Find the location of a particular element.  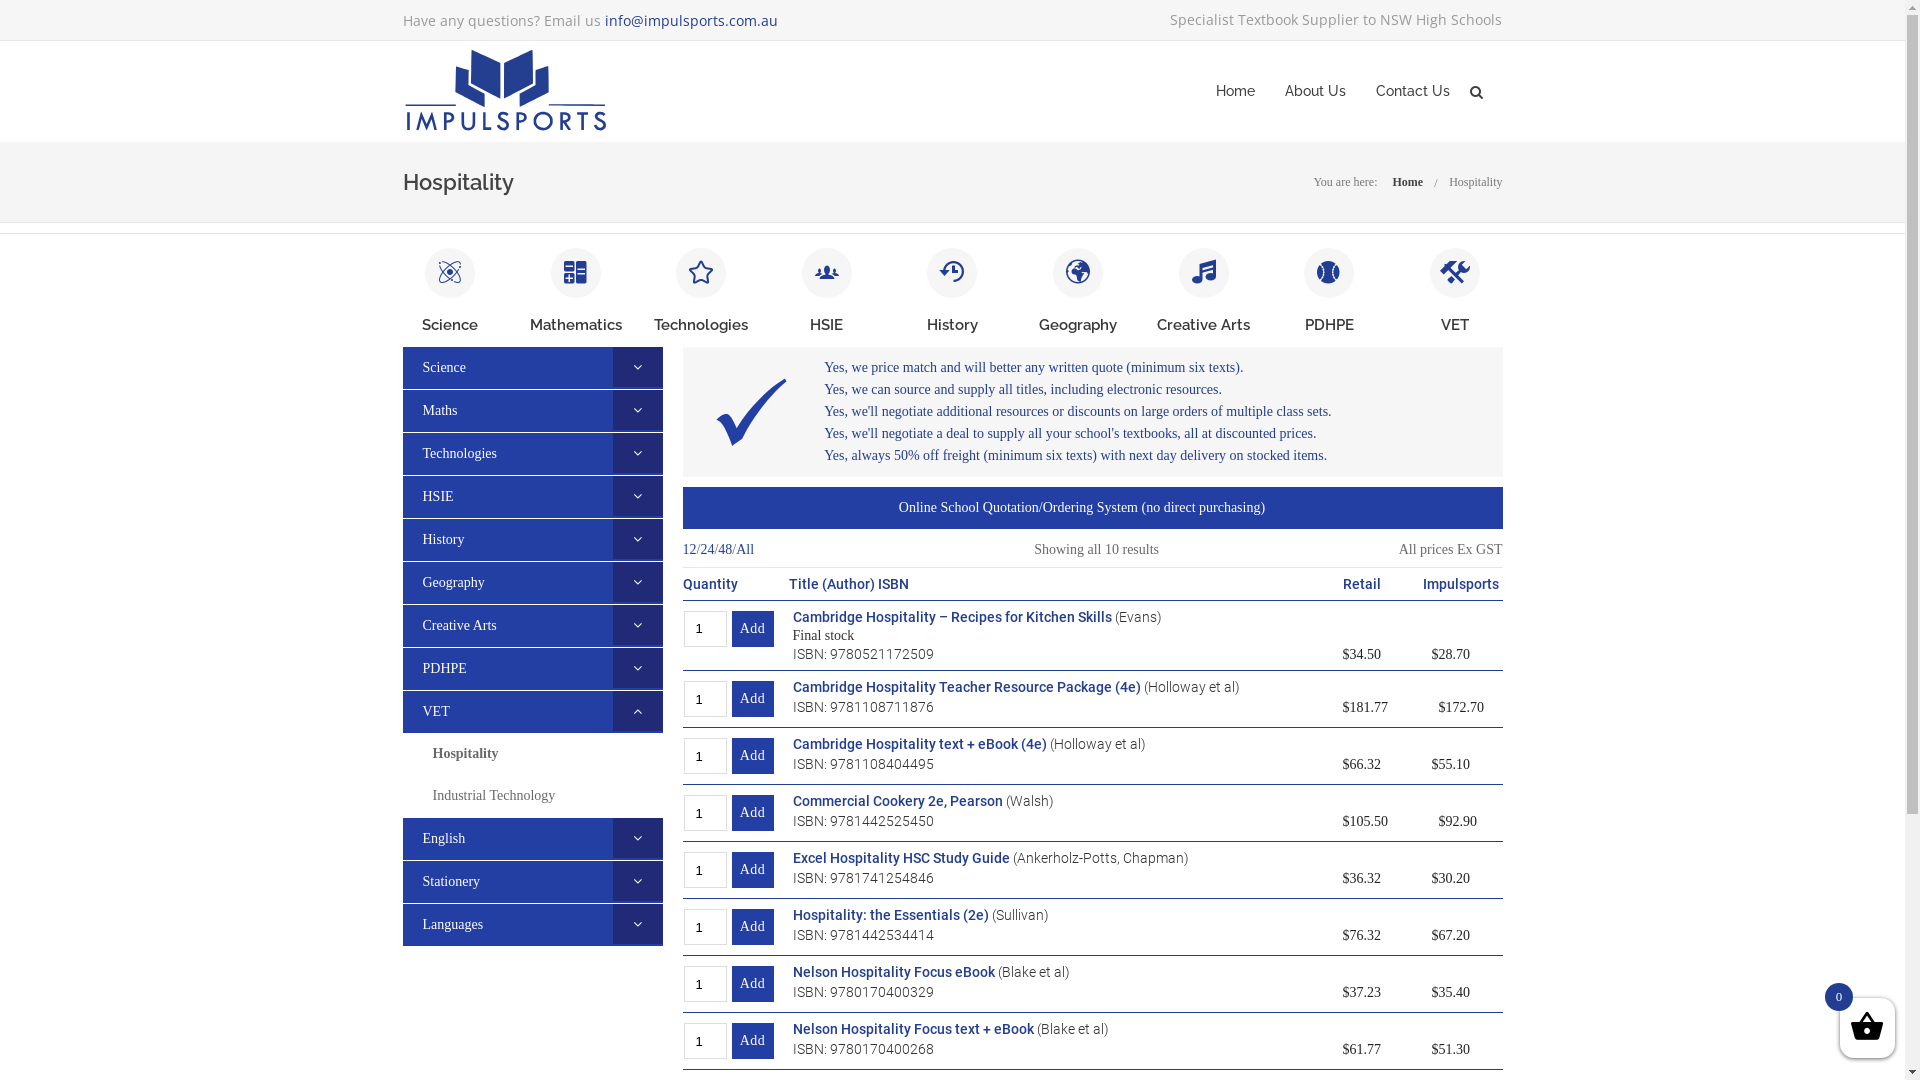

'Contact Us' is located at coordinates (1375, 91).